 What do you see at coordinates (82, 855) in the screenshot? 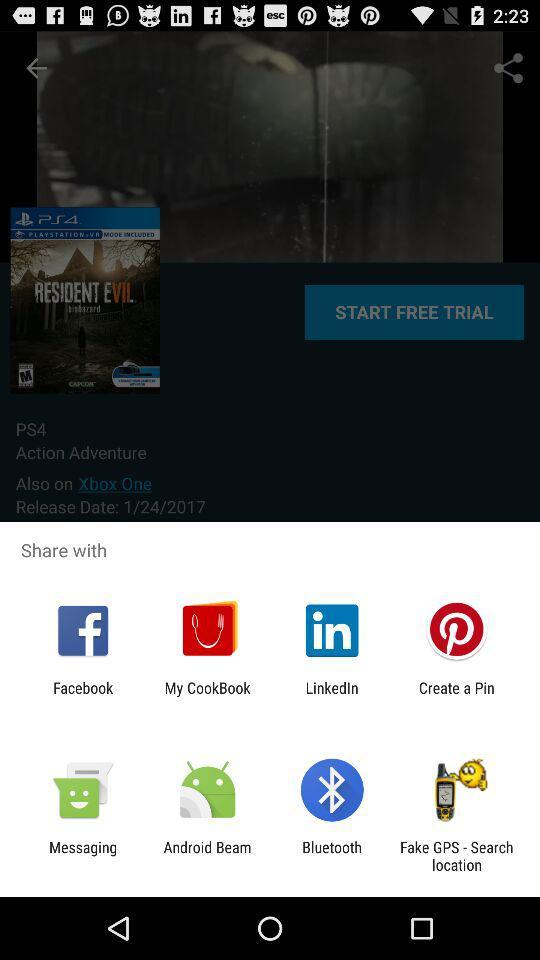
I see `the icon next to the android beam icon` at bounding box center [82, 855].